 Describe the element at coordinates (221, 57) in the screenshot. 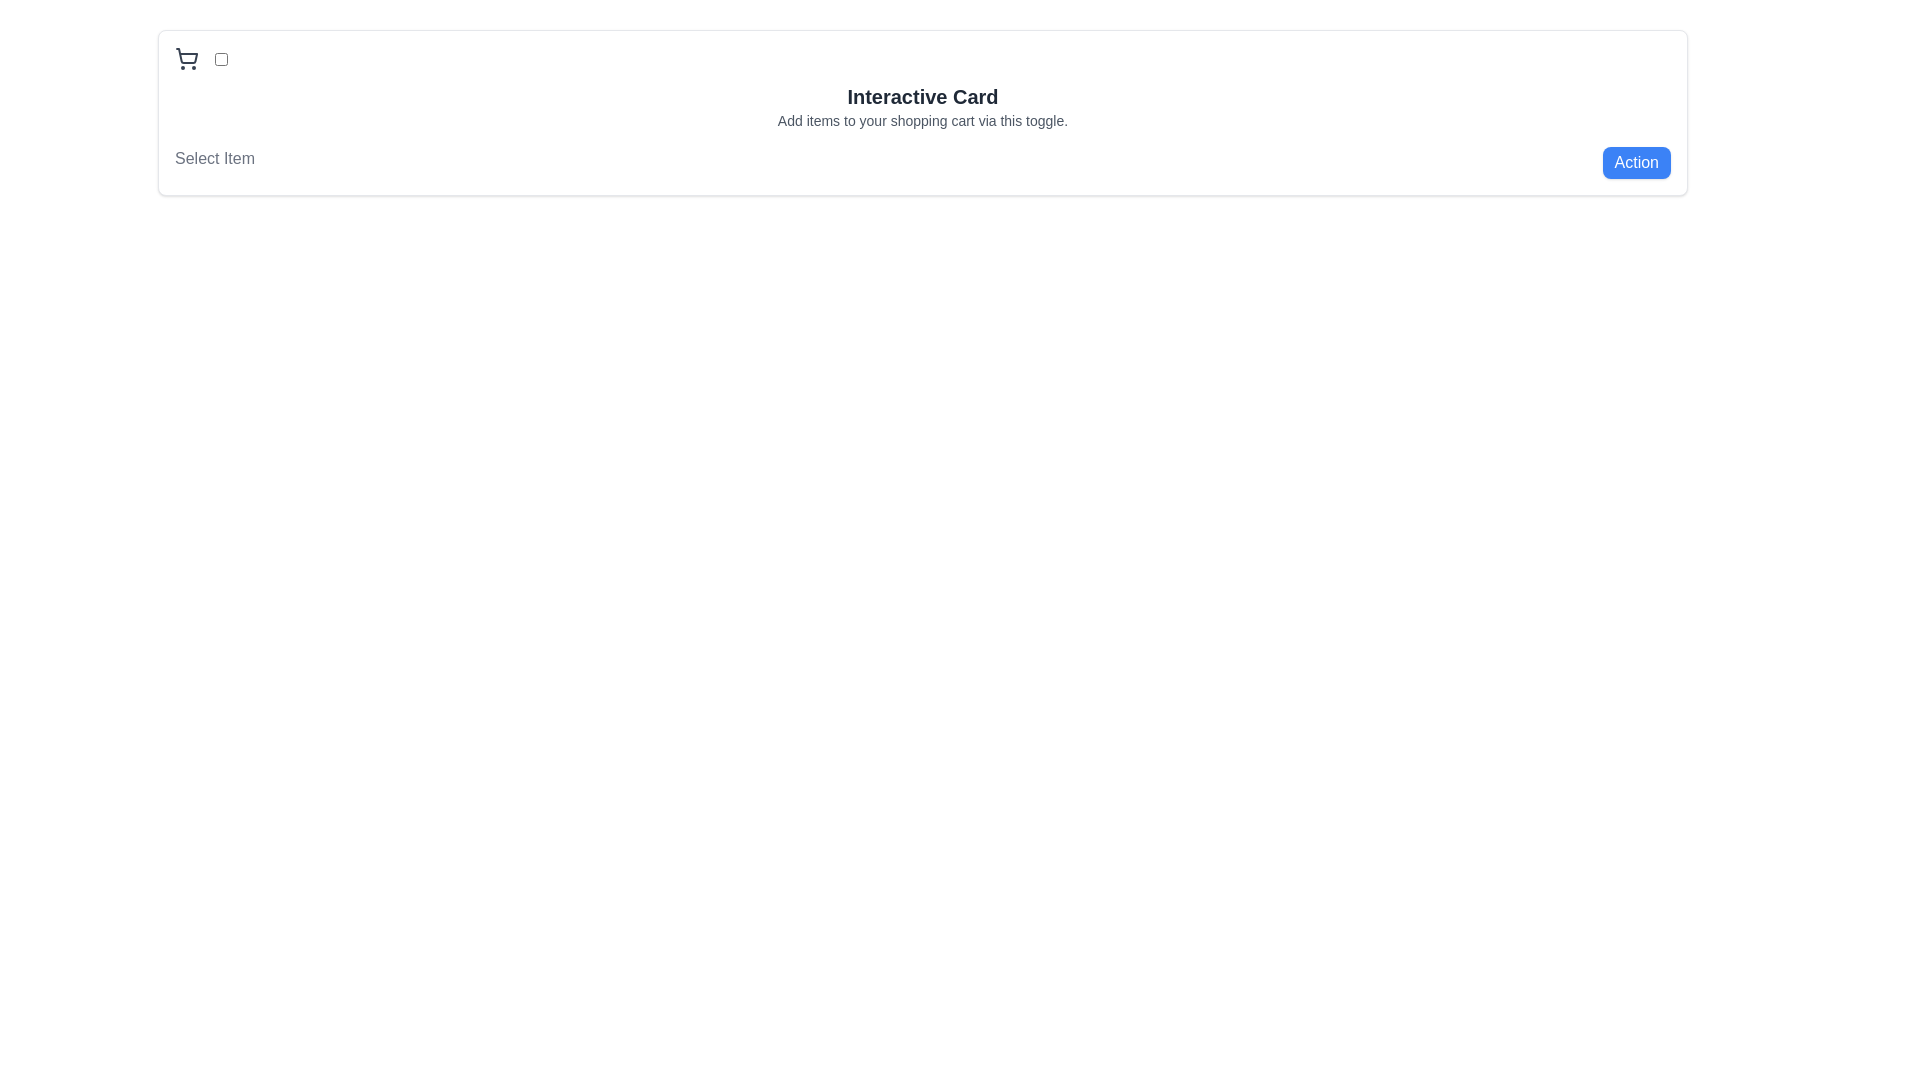

I see `the fifth checkbox element located near the shopping cart icon and the text 'Select Item'` at that location.